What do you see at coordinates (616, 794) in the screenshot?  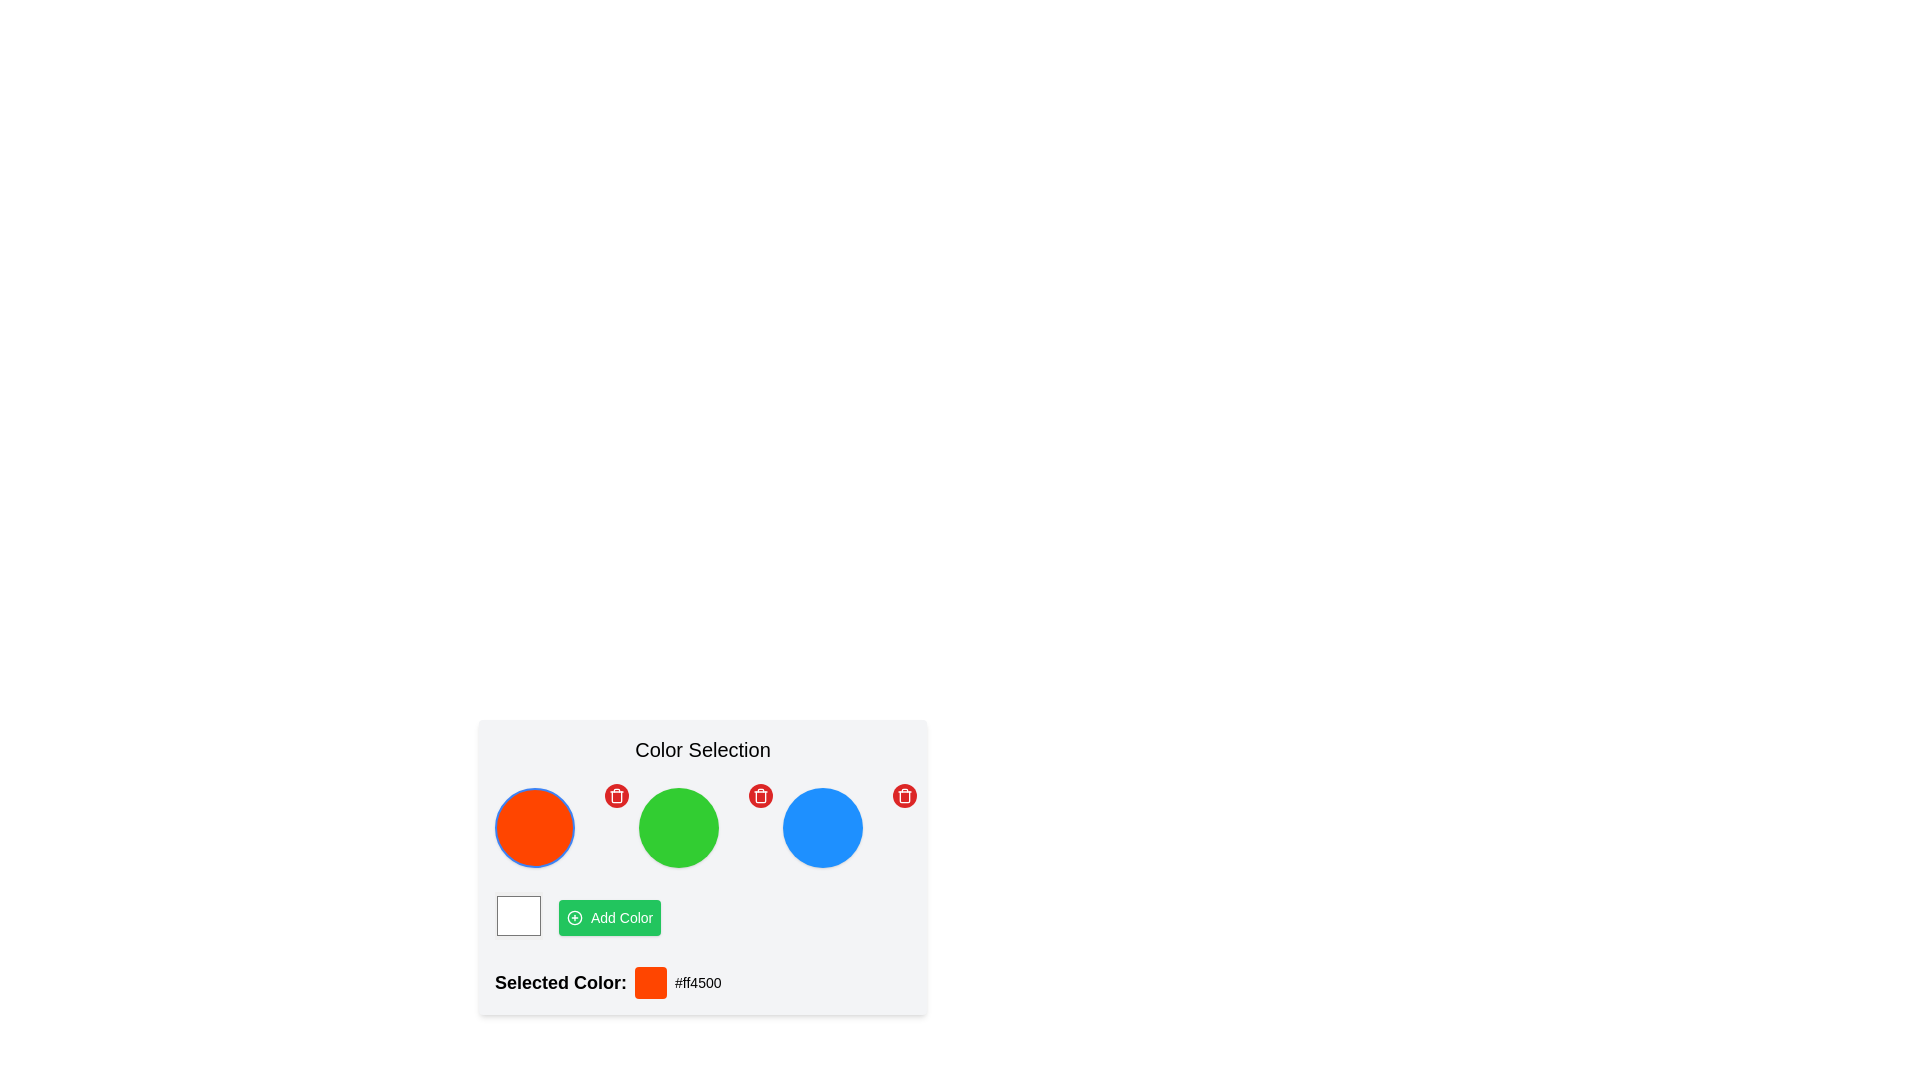 I see `the delete button with an icon located near the upper-right corner of the circular orange element` at bounding box center [616, 794].